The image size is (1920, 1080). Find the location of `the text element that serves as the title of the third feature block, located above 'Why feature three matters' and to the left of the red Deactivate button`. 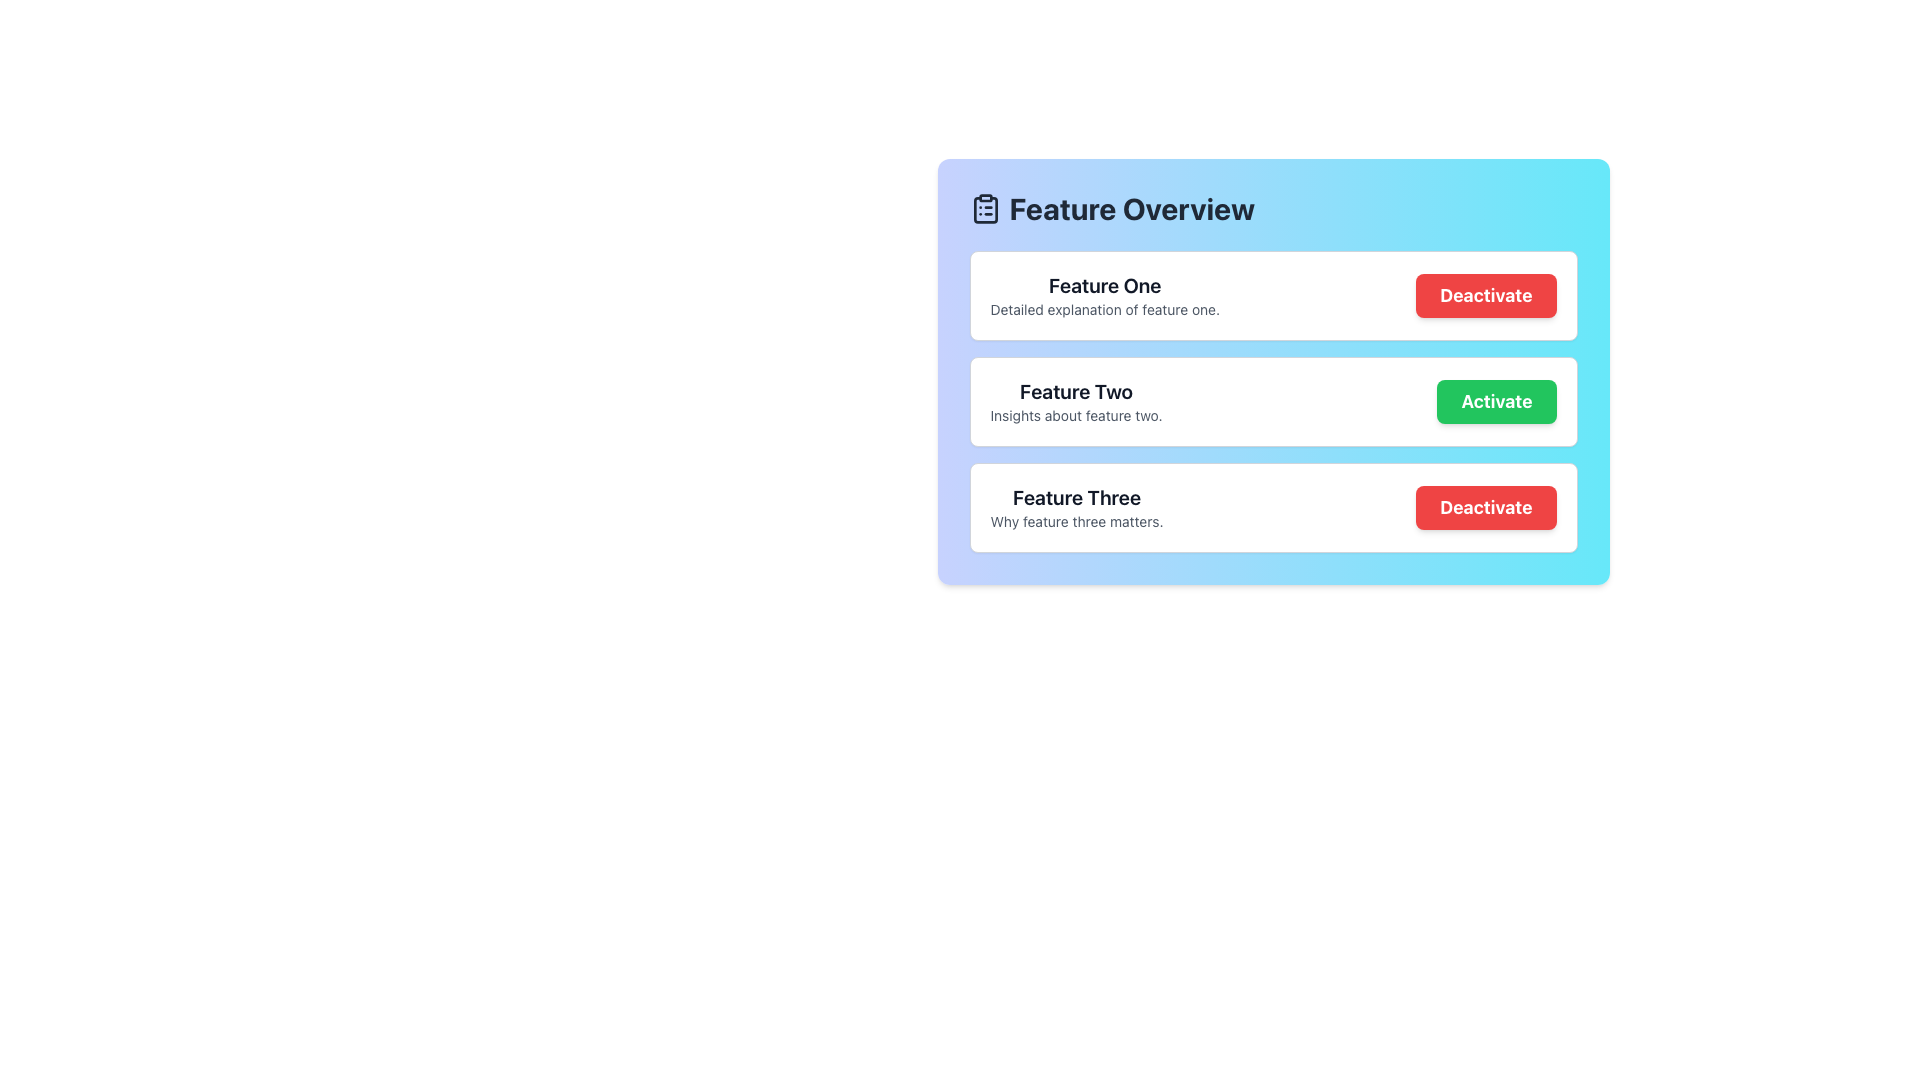

the text element that serves as the title of the third feature block, located above 'Why feature three matters' and to the left of the red Deactivate button is located at coordinates (1075, 496).